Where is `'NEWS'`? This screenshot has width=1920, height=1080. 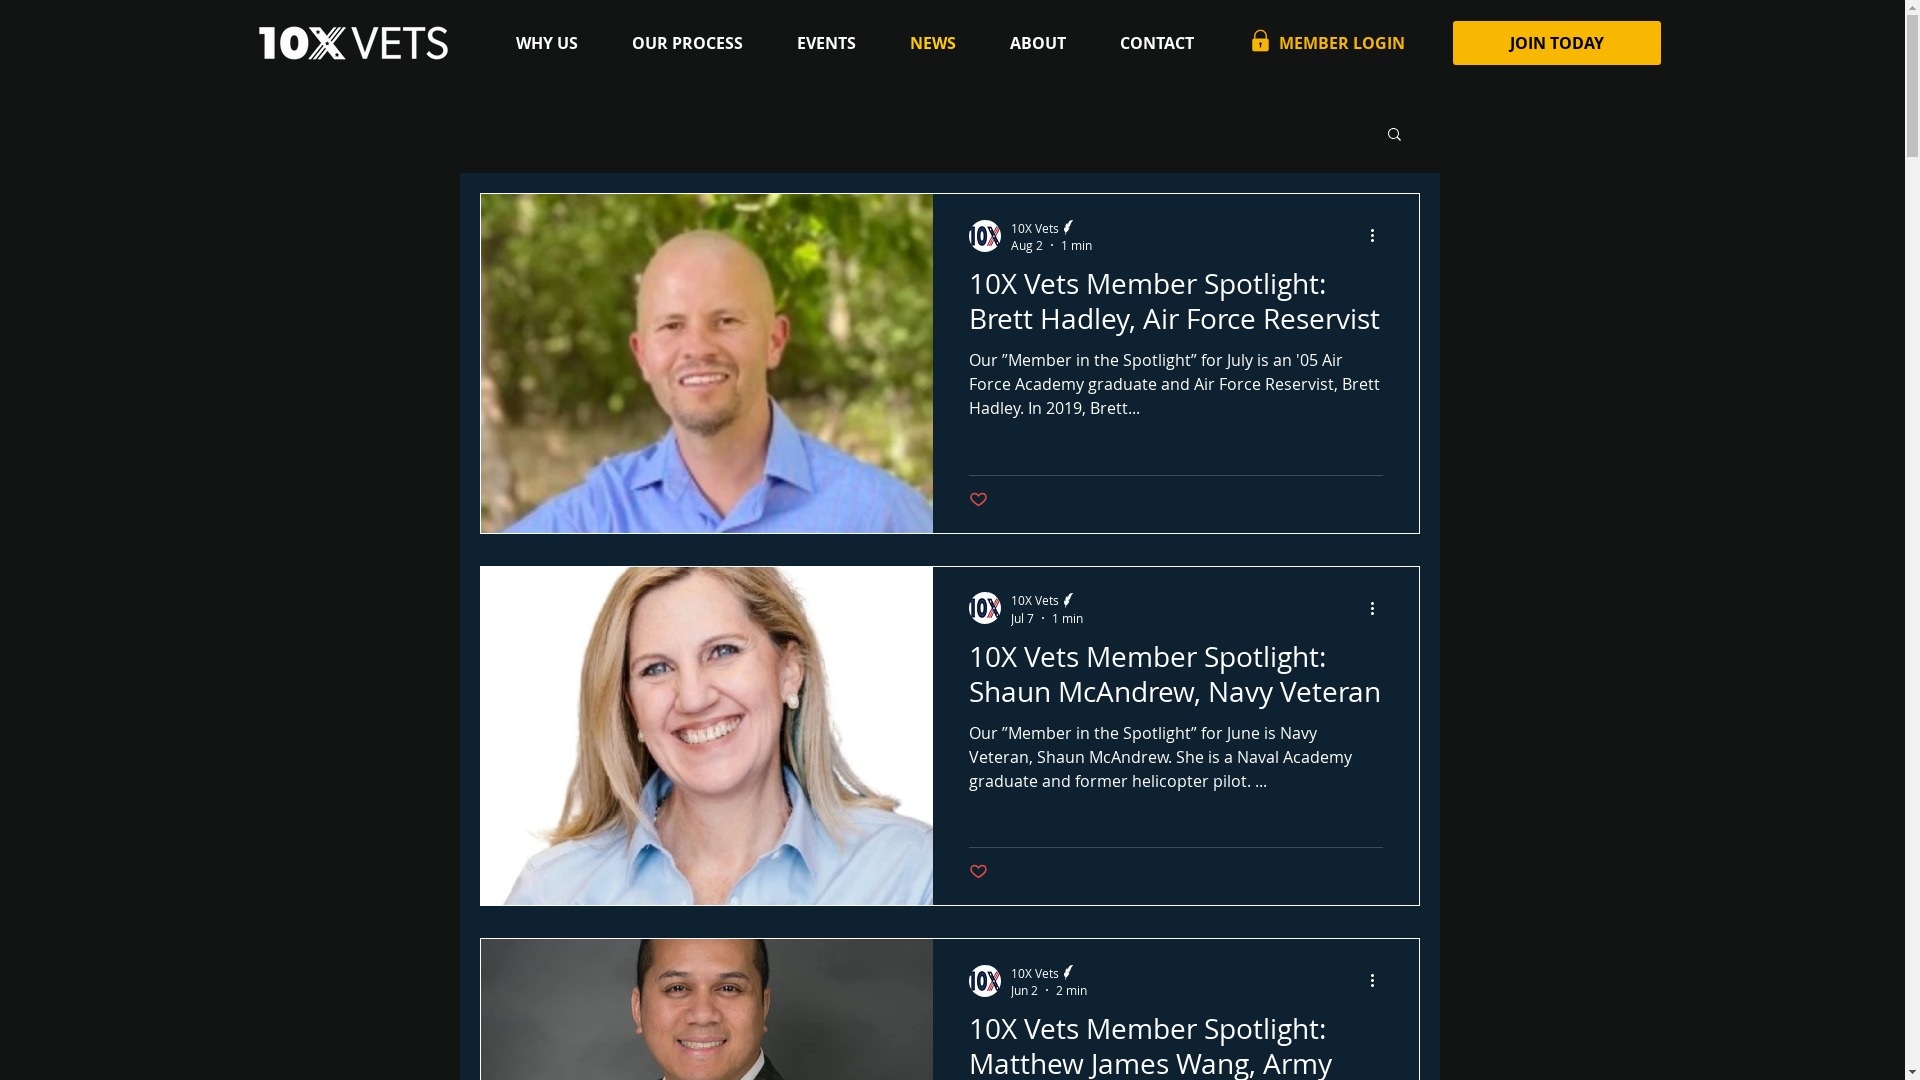
'NEWS' is located at coordinates (943, 42).